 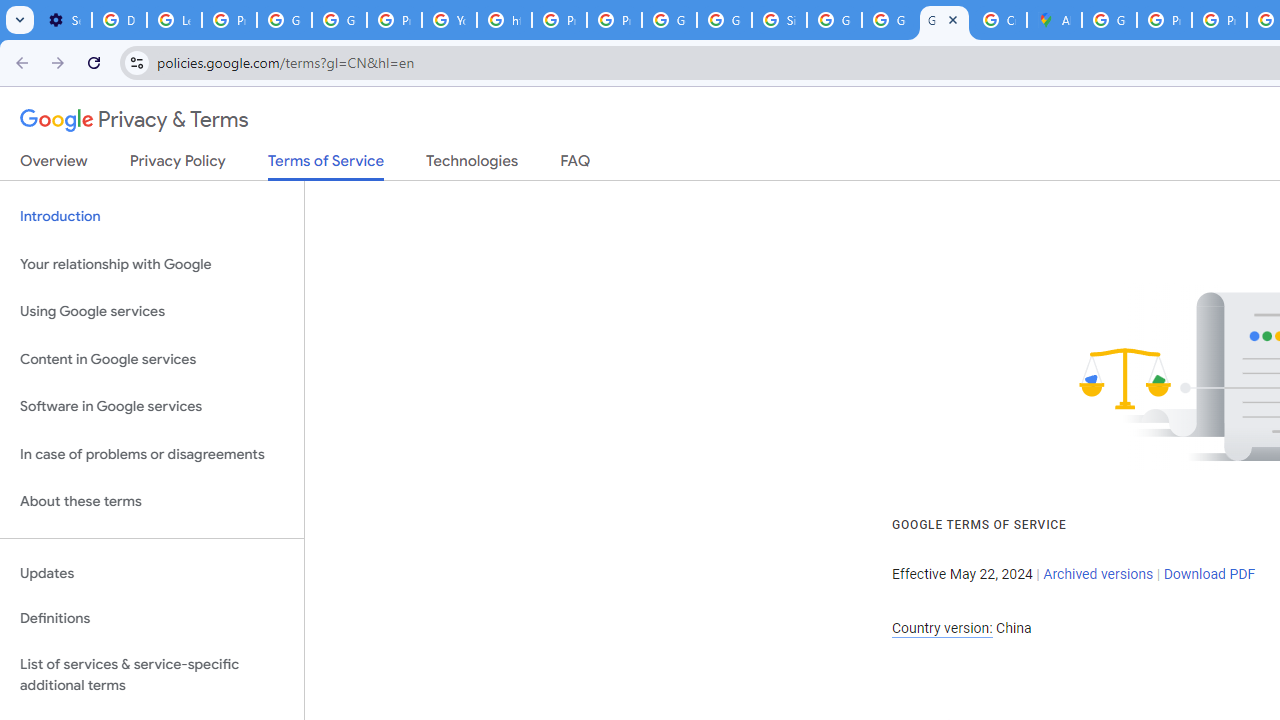 What do you see at coordinates (283, 20) in the screenshot?
I see `'Google Account Help'` at bounding box center [283, 20].